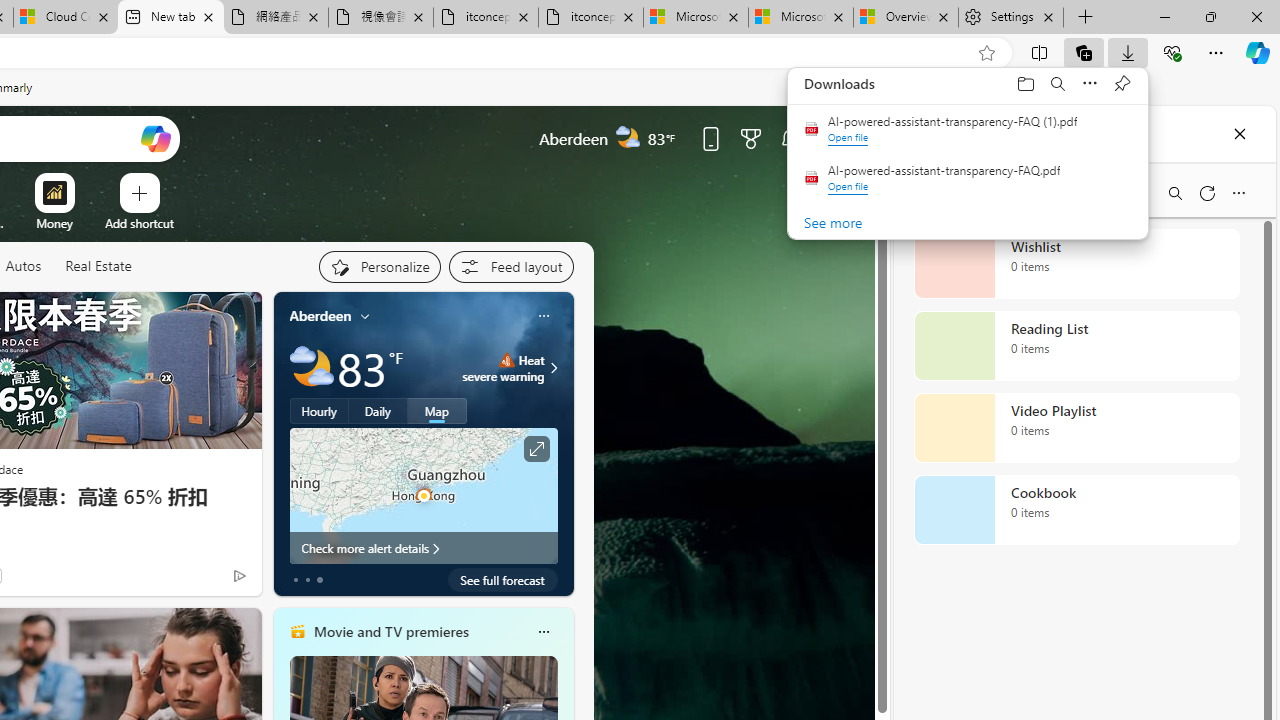 This screenshot has width=1280, height=720. I want to click on 'Heat - Severe', so click(506, 360).